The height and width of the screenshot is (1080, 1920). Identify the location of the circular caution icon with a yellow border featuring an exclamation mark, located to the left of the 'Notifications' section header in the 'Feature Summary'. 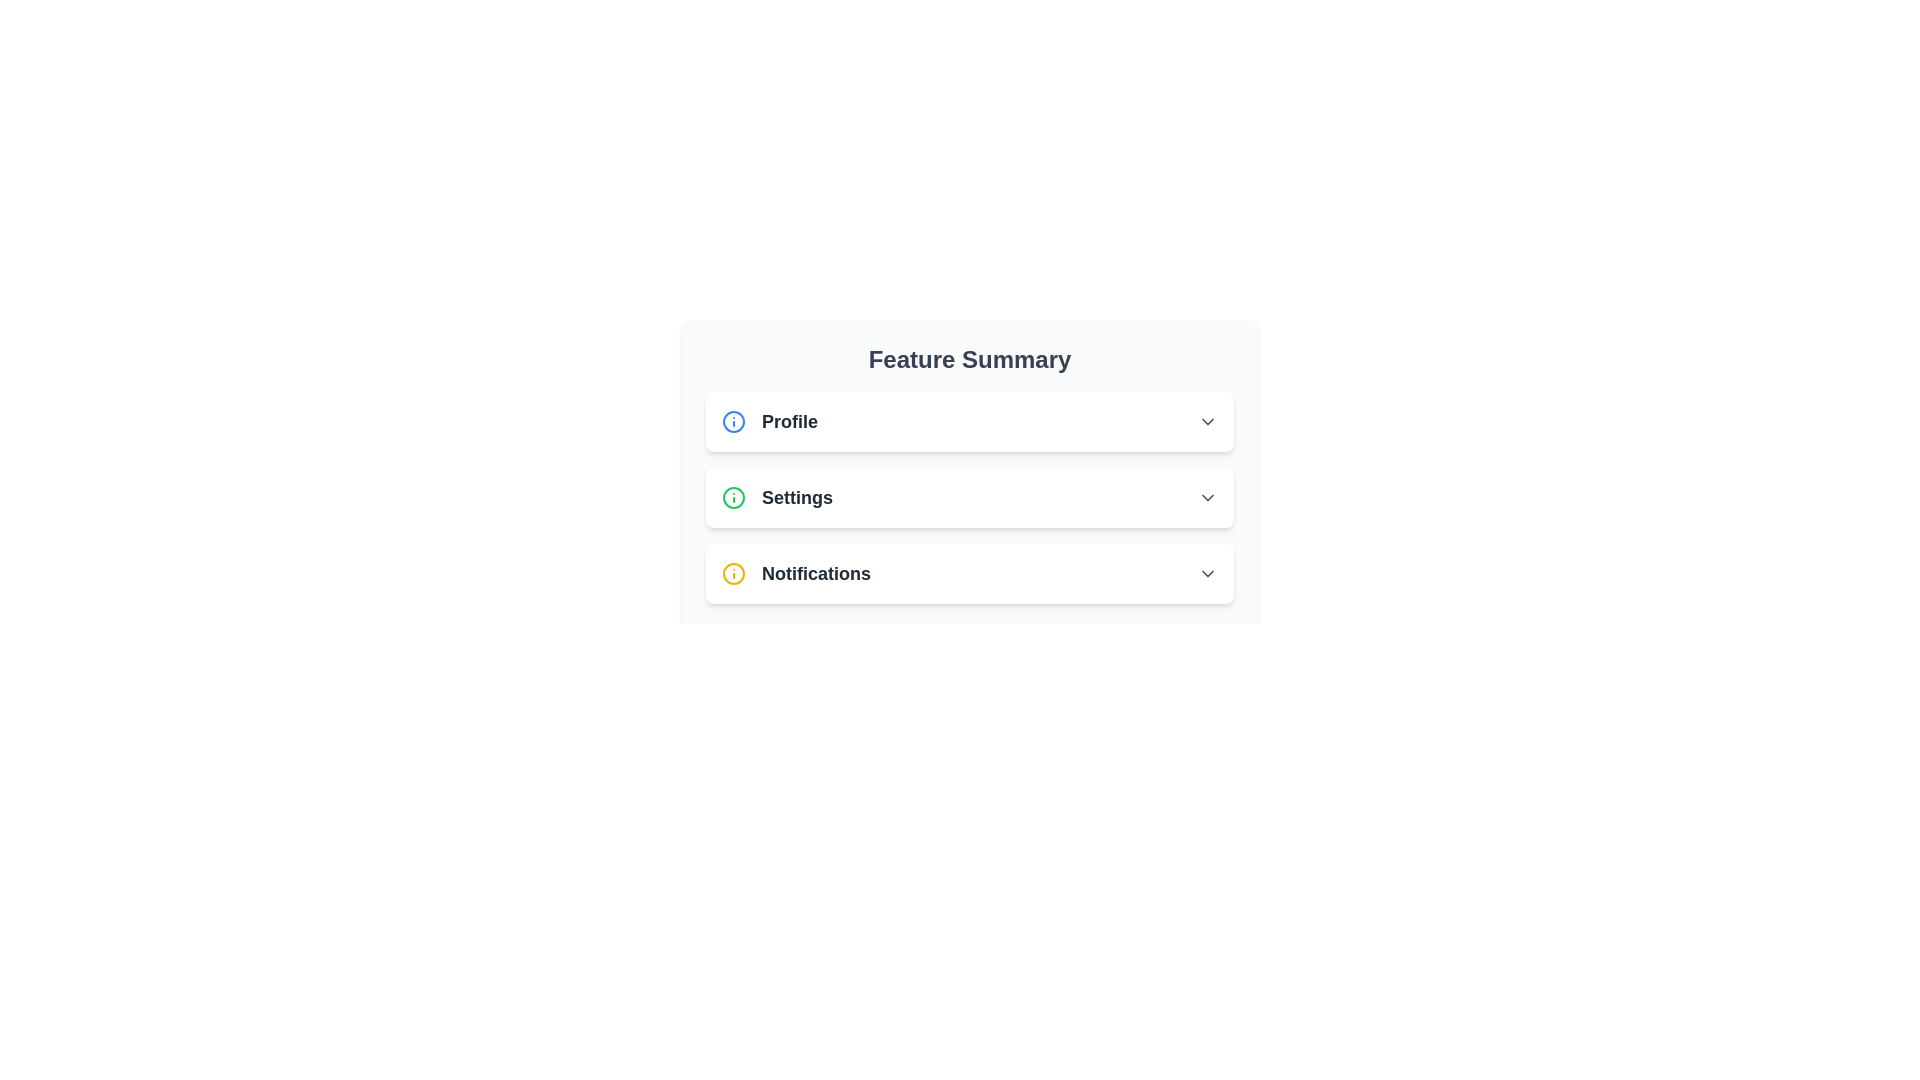
(733, 574).